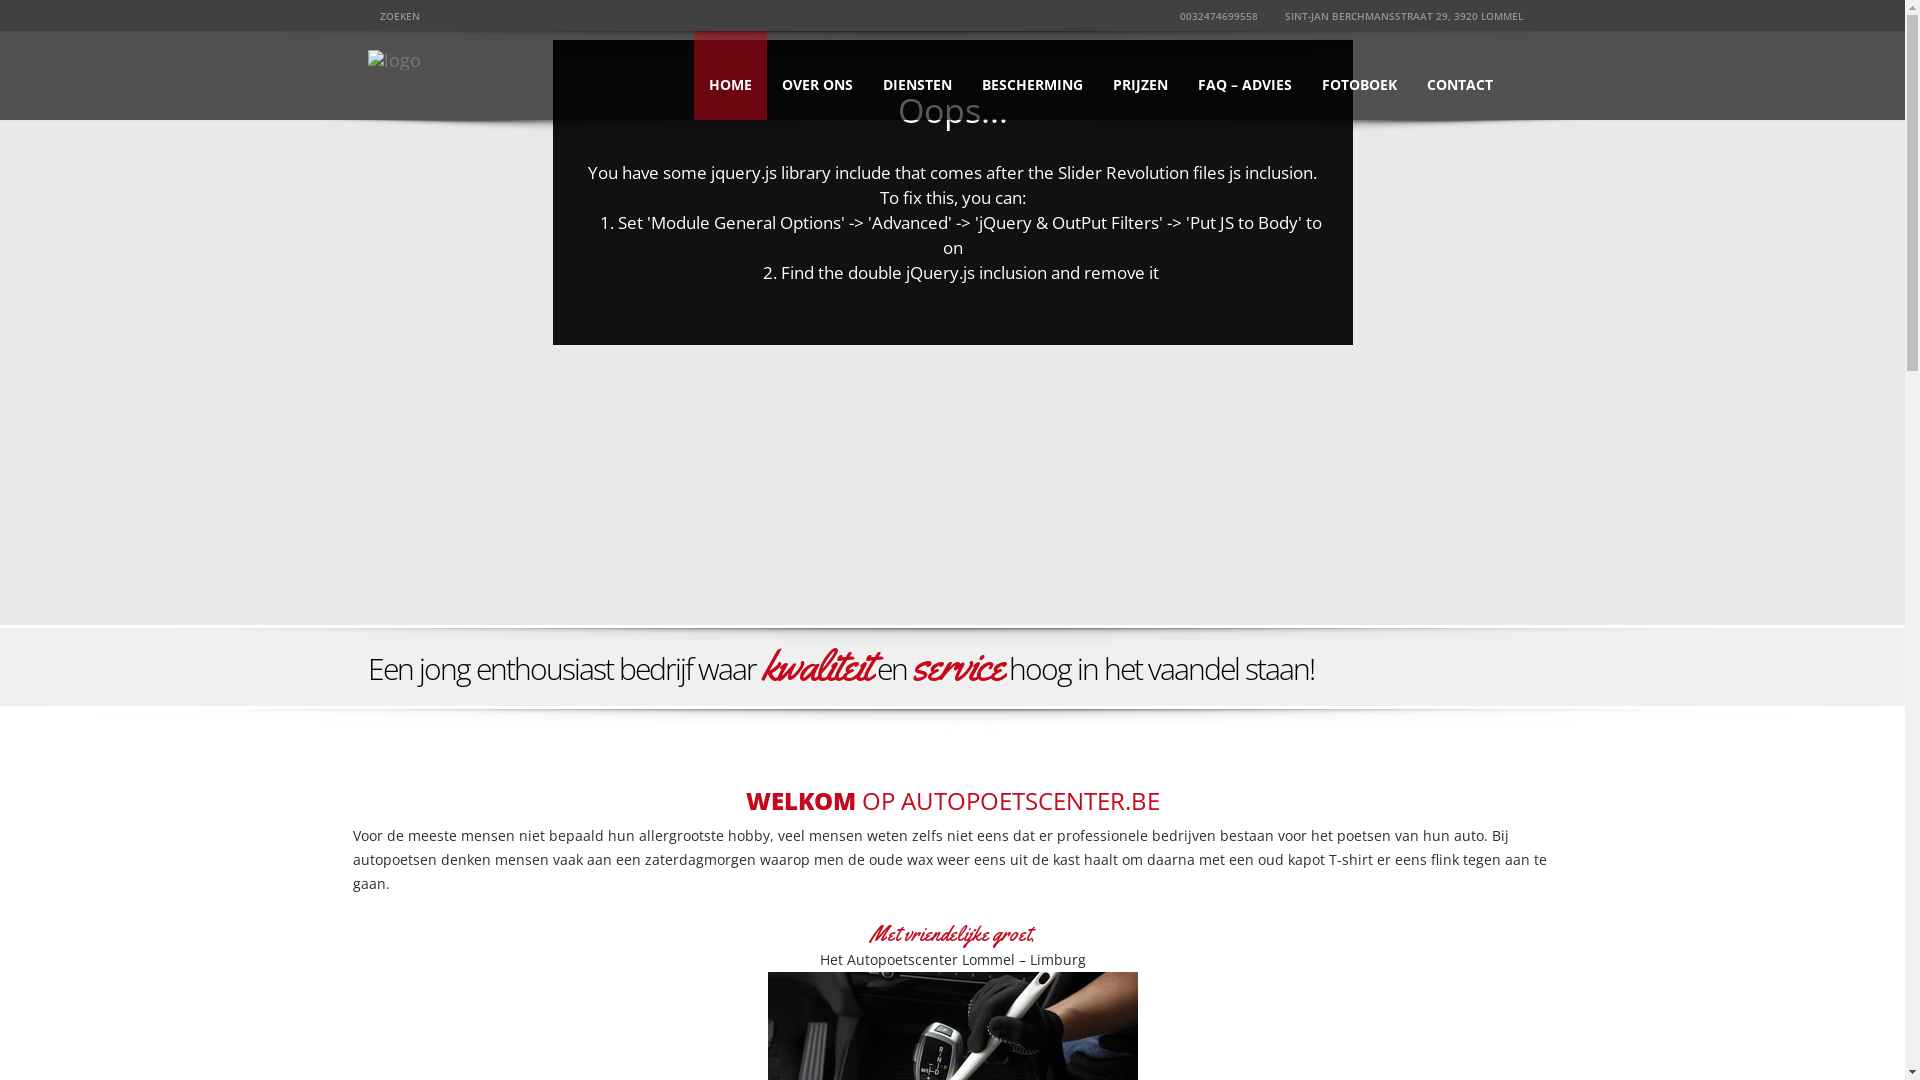 The height and width of the screenshot is (1080, 1920). What do you see at coordinates (1140, 74) in the screenshot?
I see `'PRIJZEN'` at bounding box center [1140, 74].